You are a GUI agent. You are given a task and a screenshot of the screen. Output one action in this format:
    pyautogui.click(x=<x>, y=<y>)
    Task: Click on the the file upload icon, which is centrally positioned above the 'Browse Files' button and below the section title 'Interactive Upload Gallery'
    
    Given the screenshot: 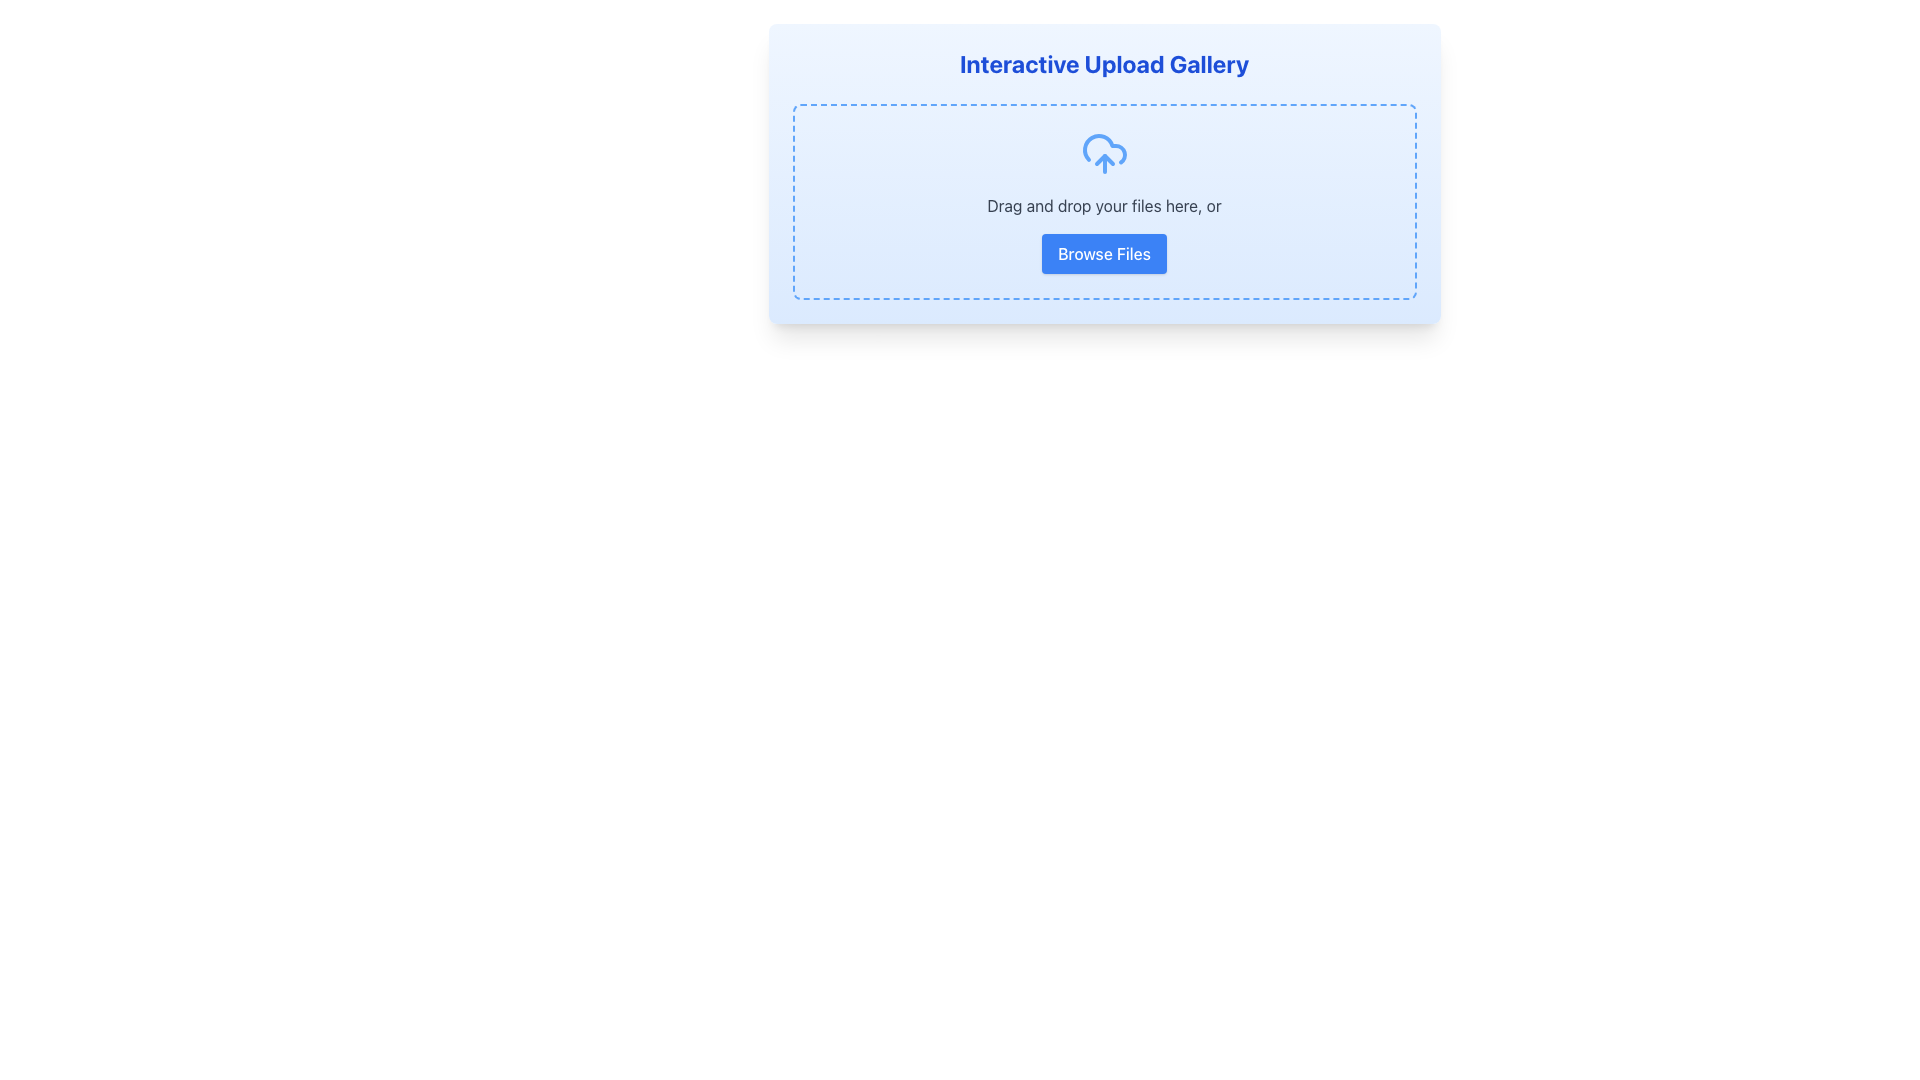 What is the action you would take?
    pyautogui.click(x=1103, y=153)
    